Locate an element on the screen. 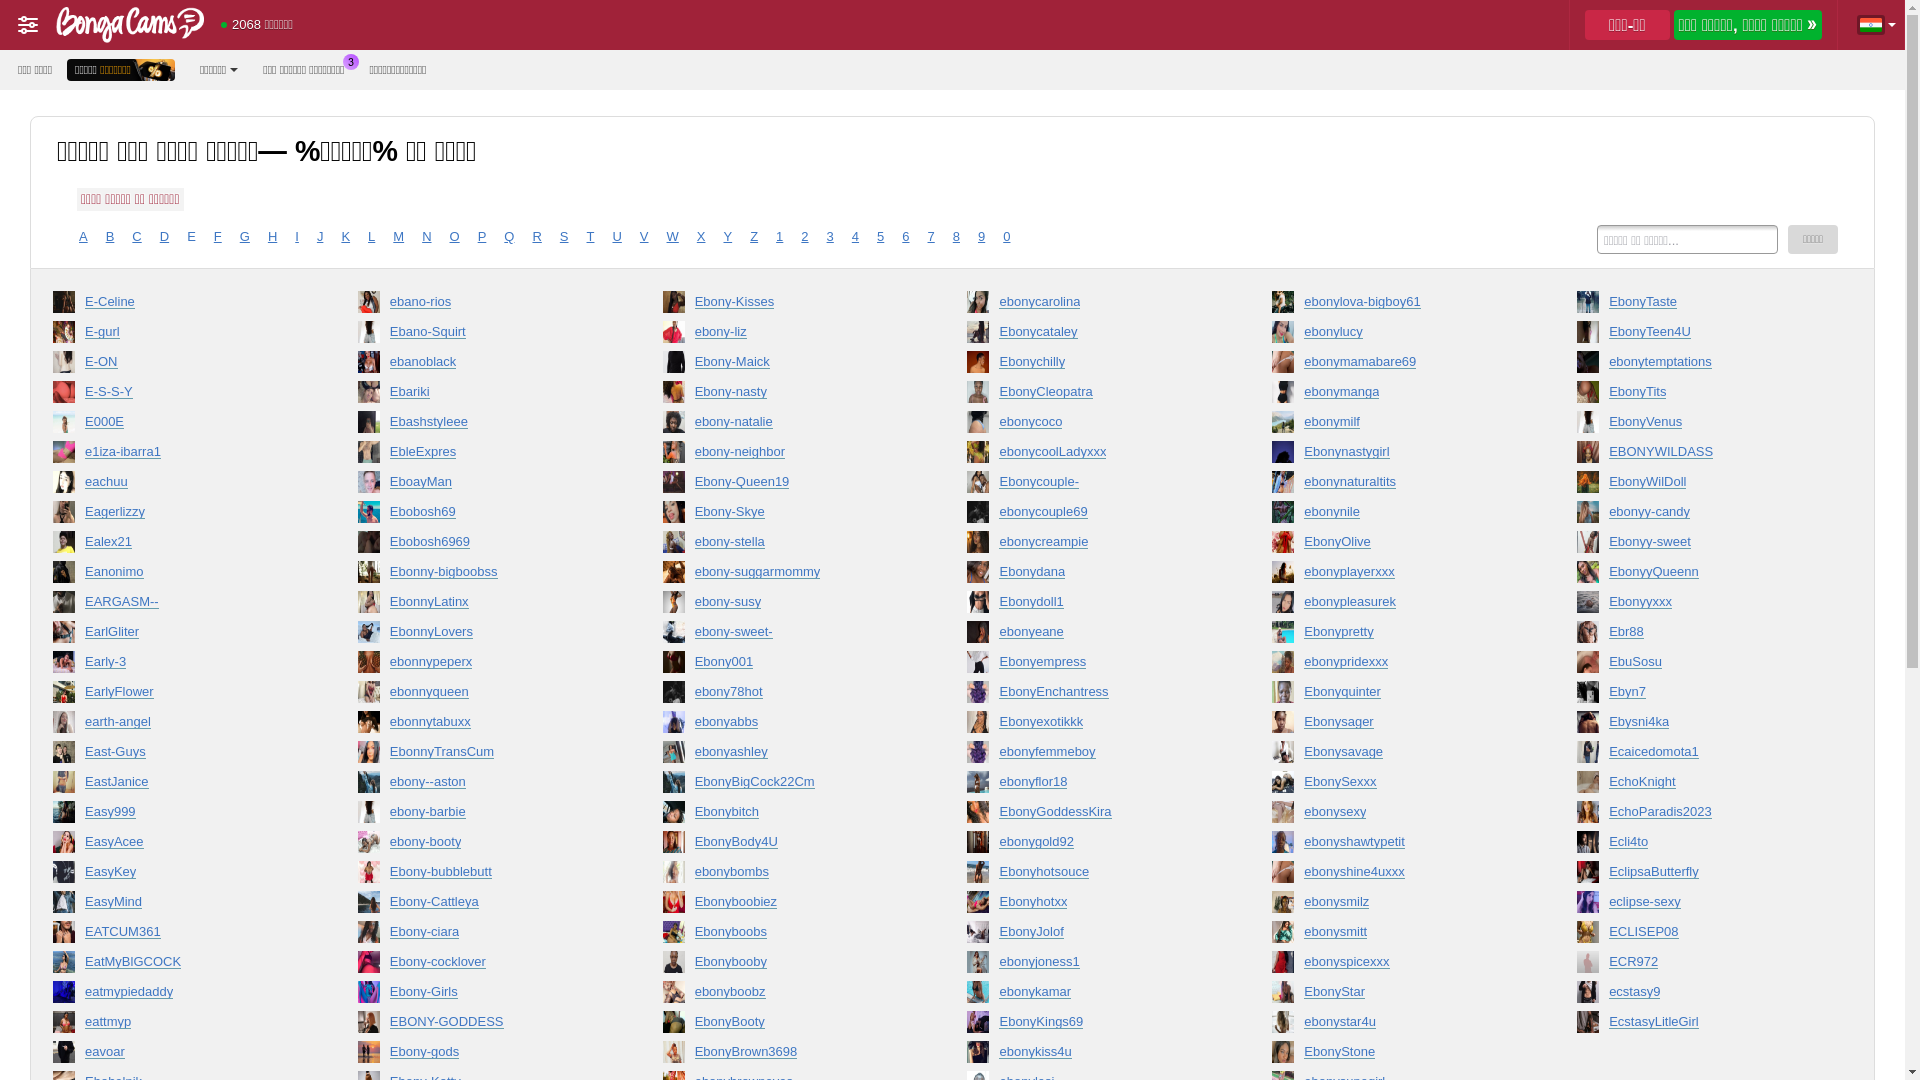  'ebanoblack' is located at coordinates (358, 366).